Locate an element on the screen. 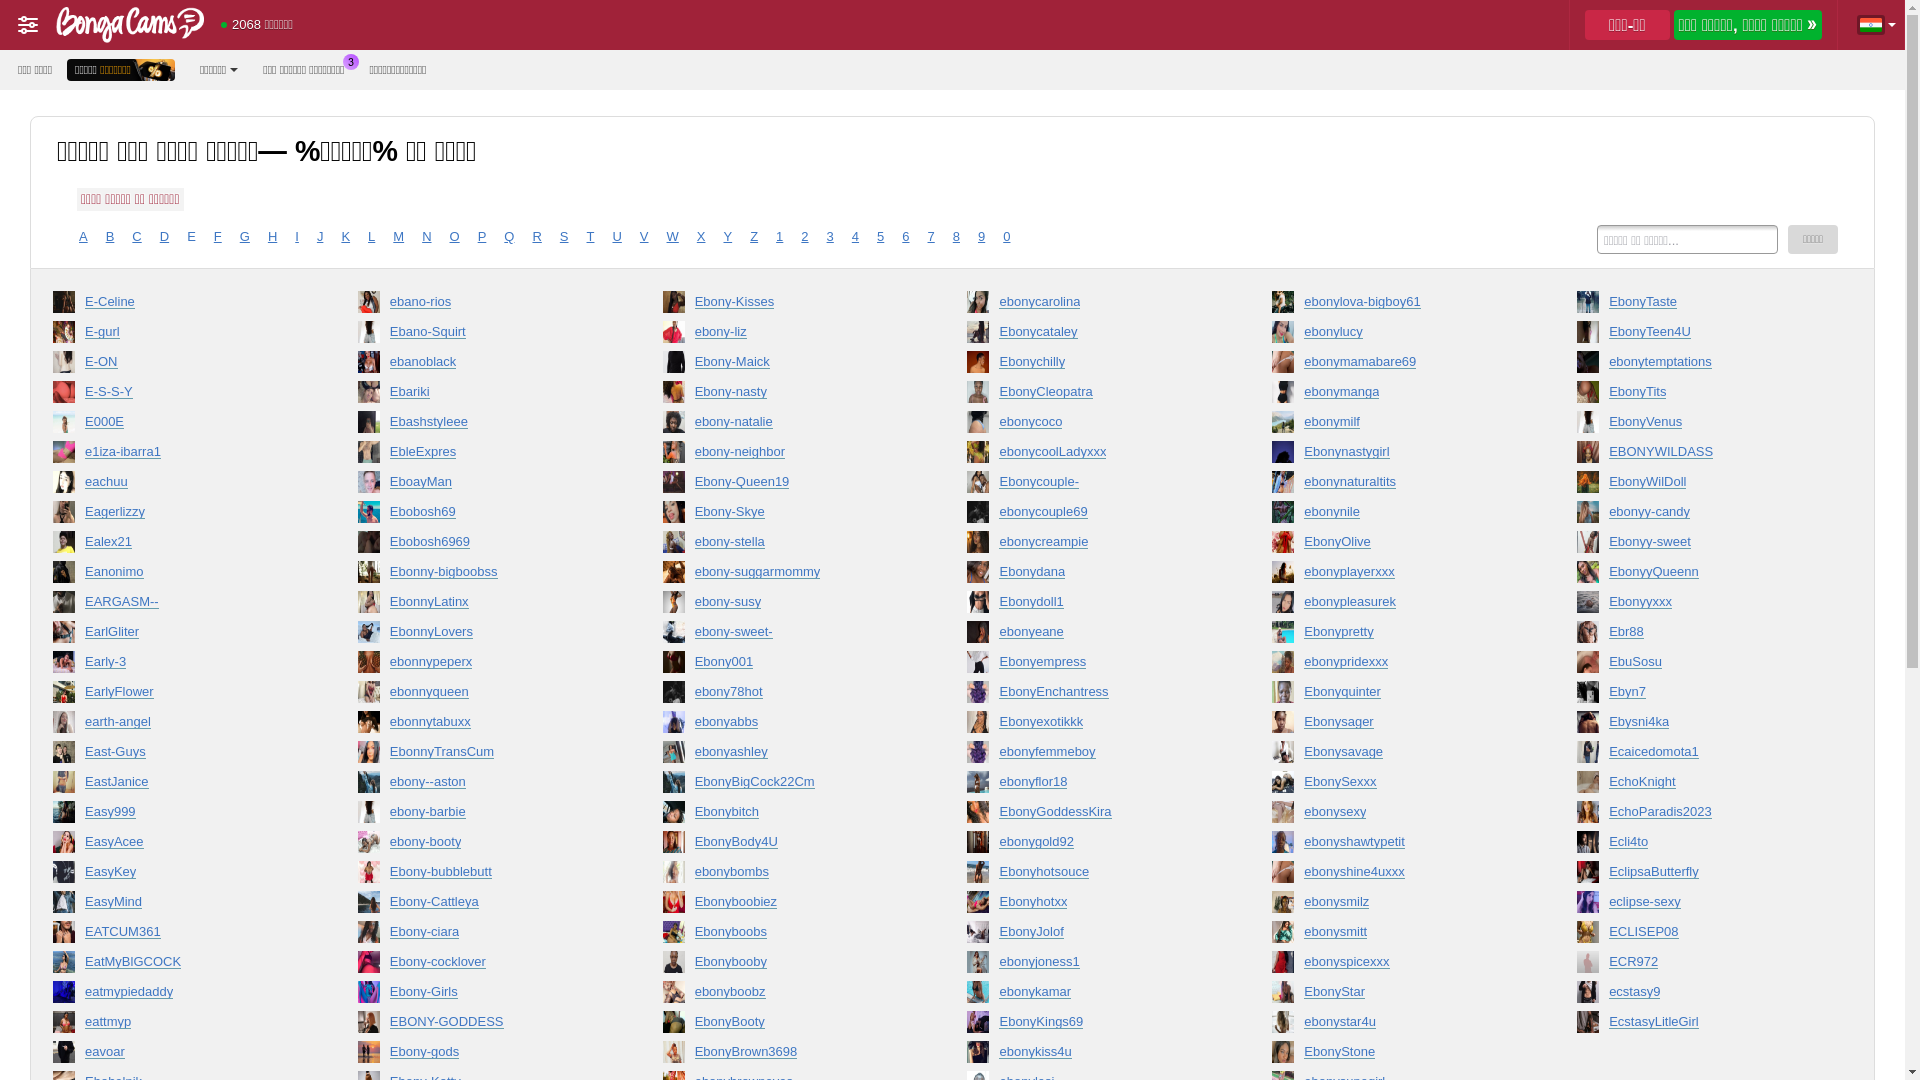  'ebanoblack' is located at coordinates (358, 366).